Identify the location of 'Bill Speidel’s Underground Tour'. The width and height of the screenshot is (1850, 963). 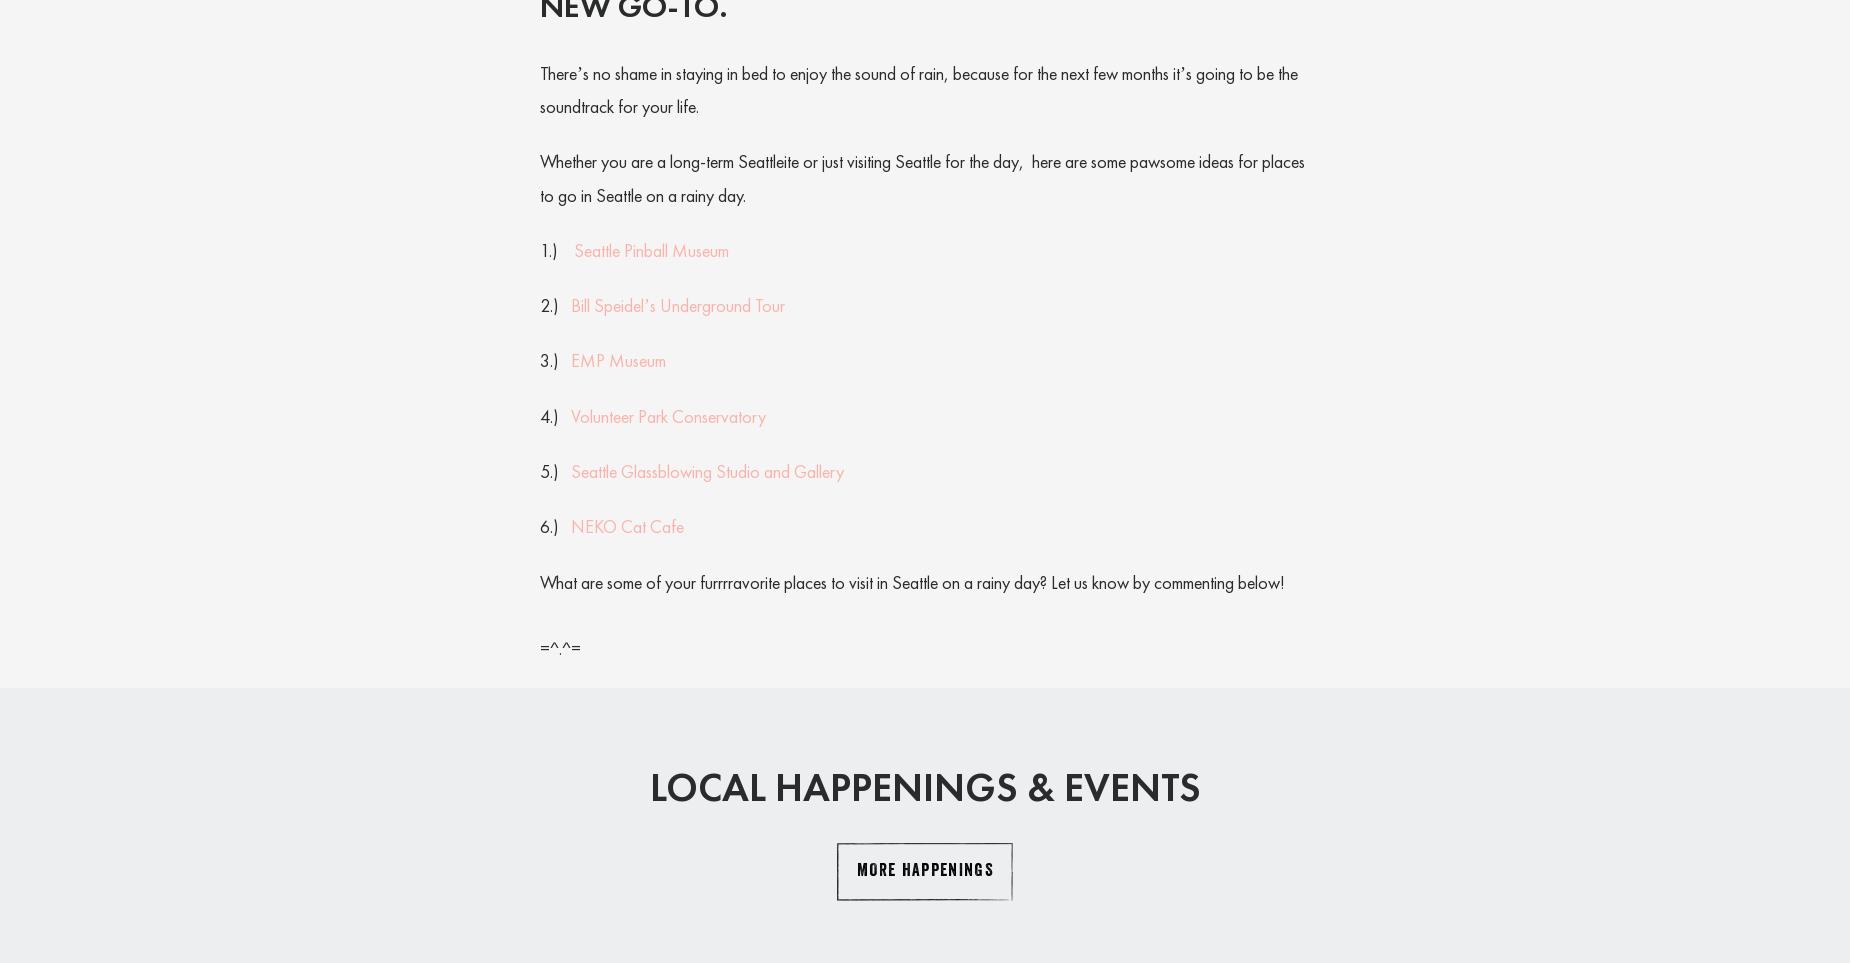
(678, 304).